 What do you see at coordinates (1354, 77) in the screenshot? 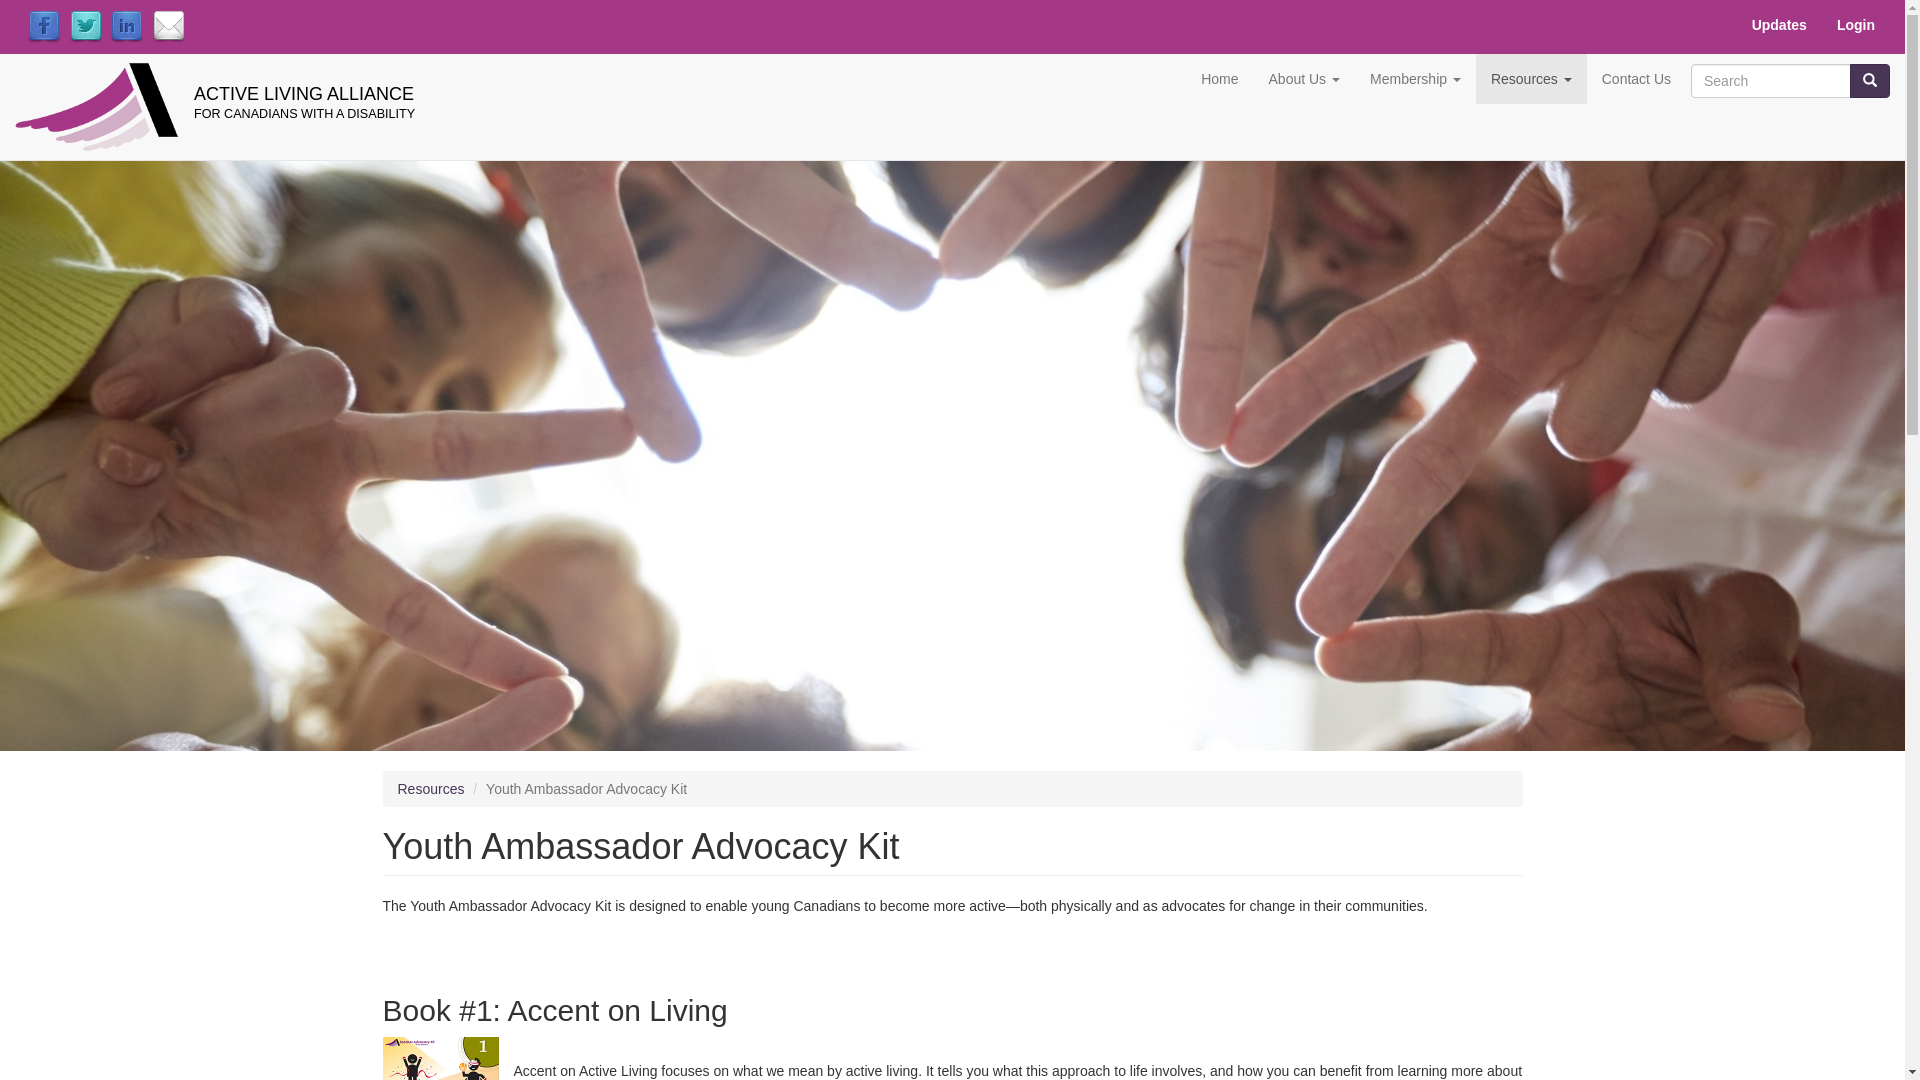
I see `'Membership'` at bounding box center [1354, 77].